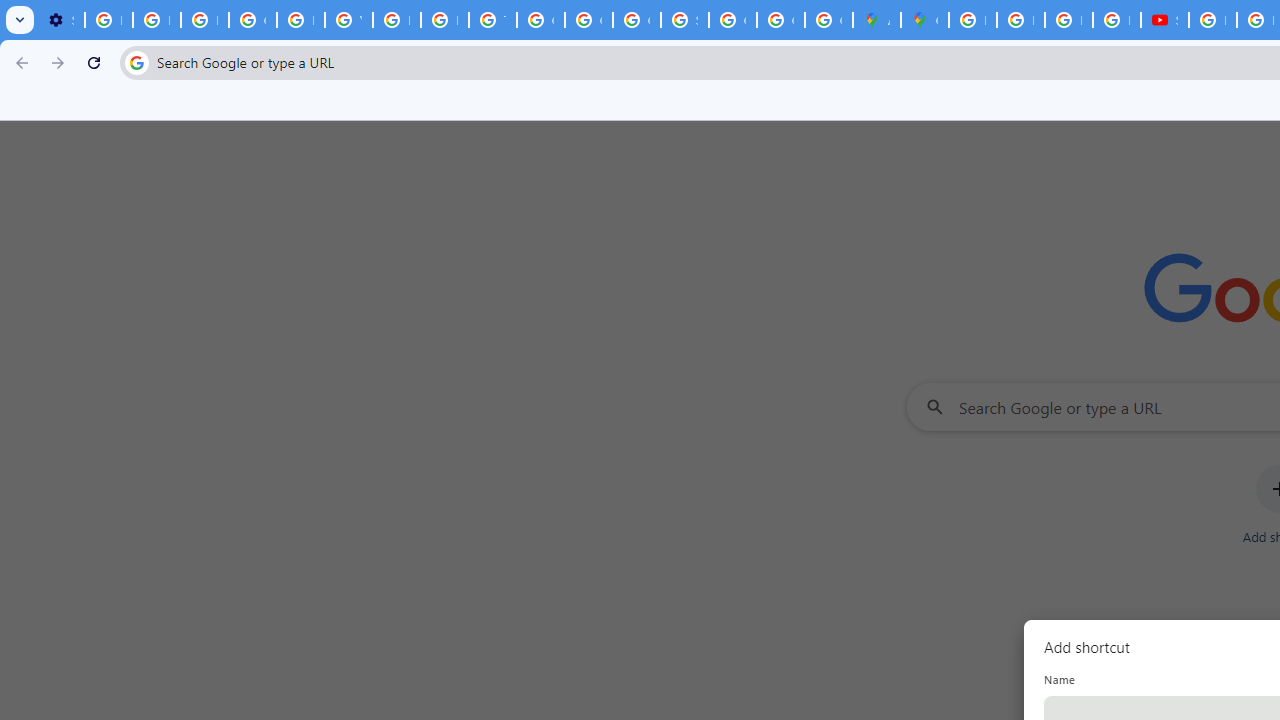  I want to click on 'Settings - Customize profile', so click(60, 20).